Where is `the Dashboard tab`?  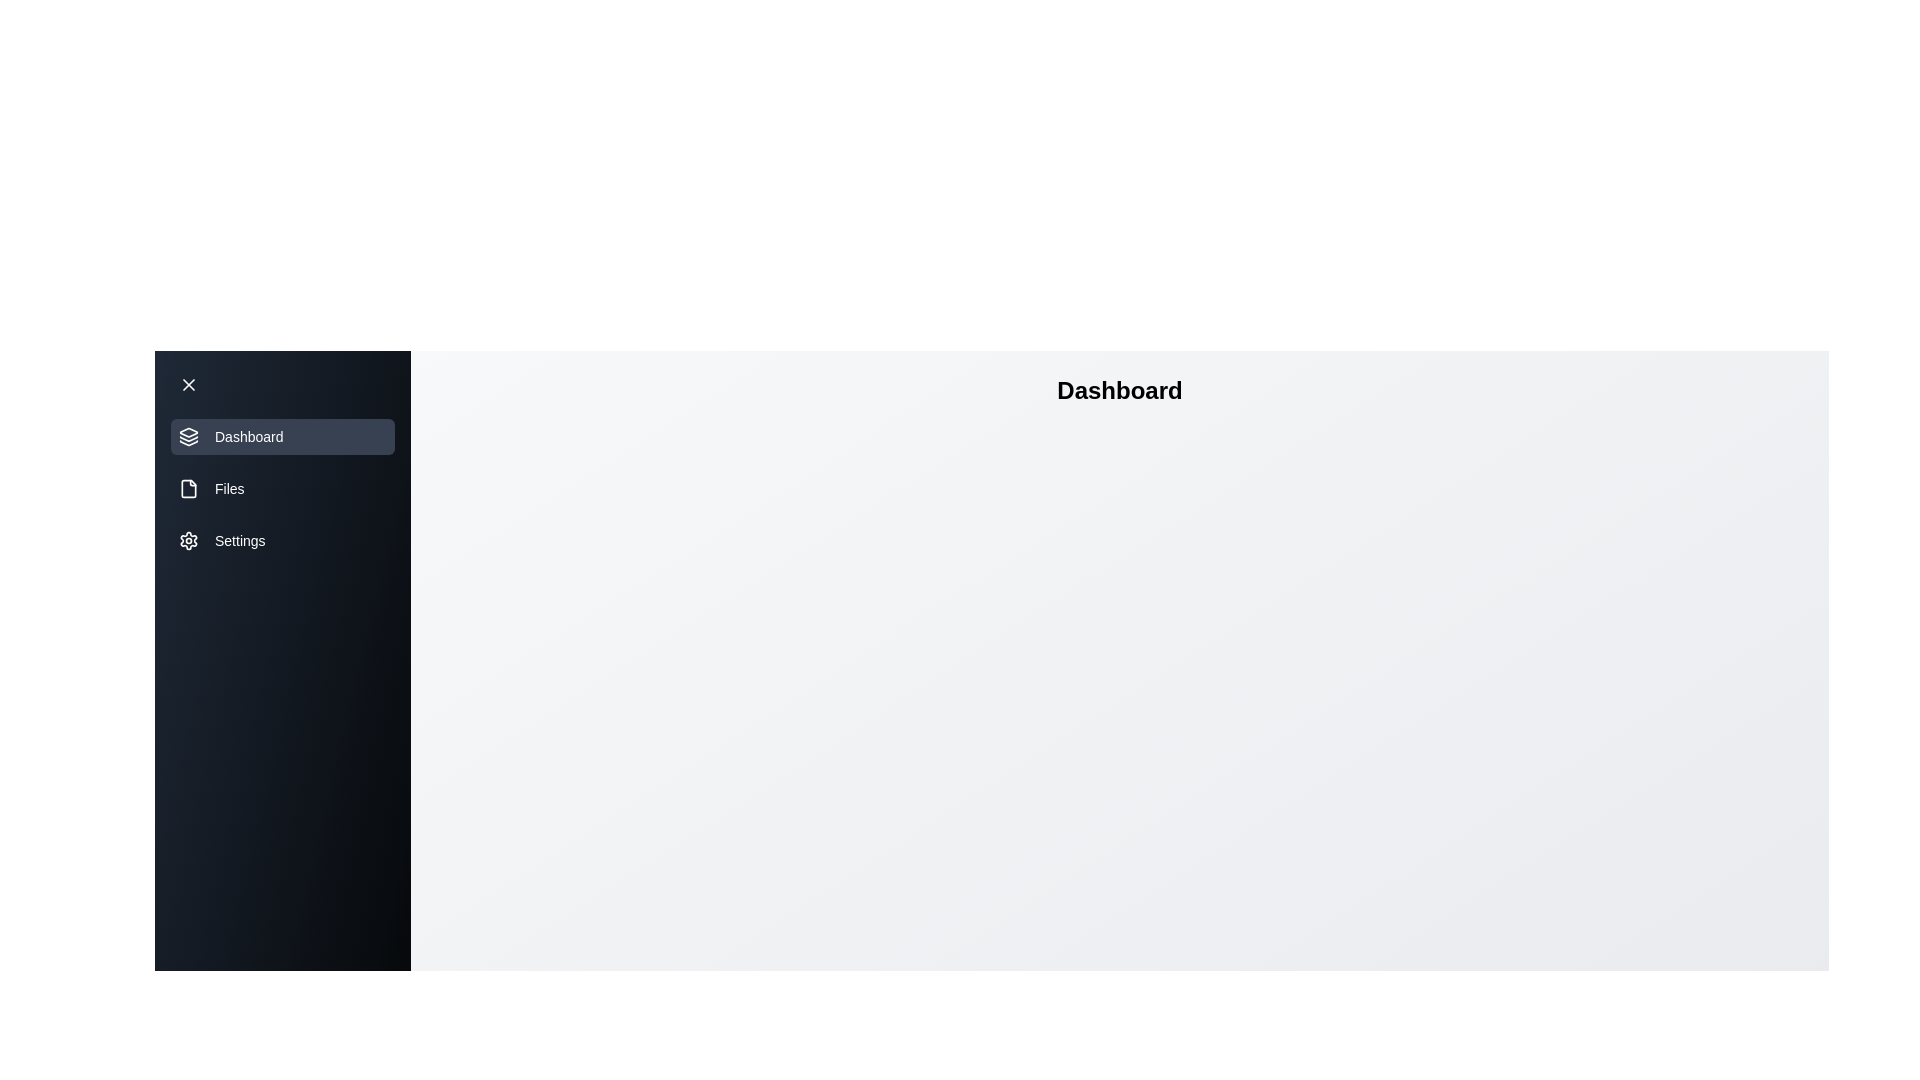
the Dashboard tab is located at coordinates (282, 435).